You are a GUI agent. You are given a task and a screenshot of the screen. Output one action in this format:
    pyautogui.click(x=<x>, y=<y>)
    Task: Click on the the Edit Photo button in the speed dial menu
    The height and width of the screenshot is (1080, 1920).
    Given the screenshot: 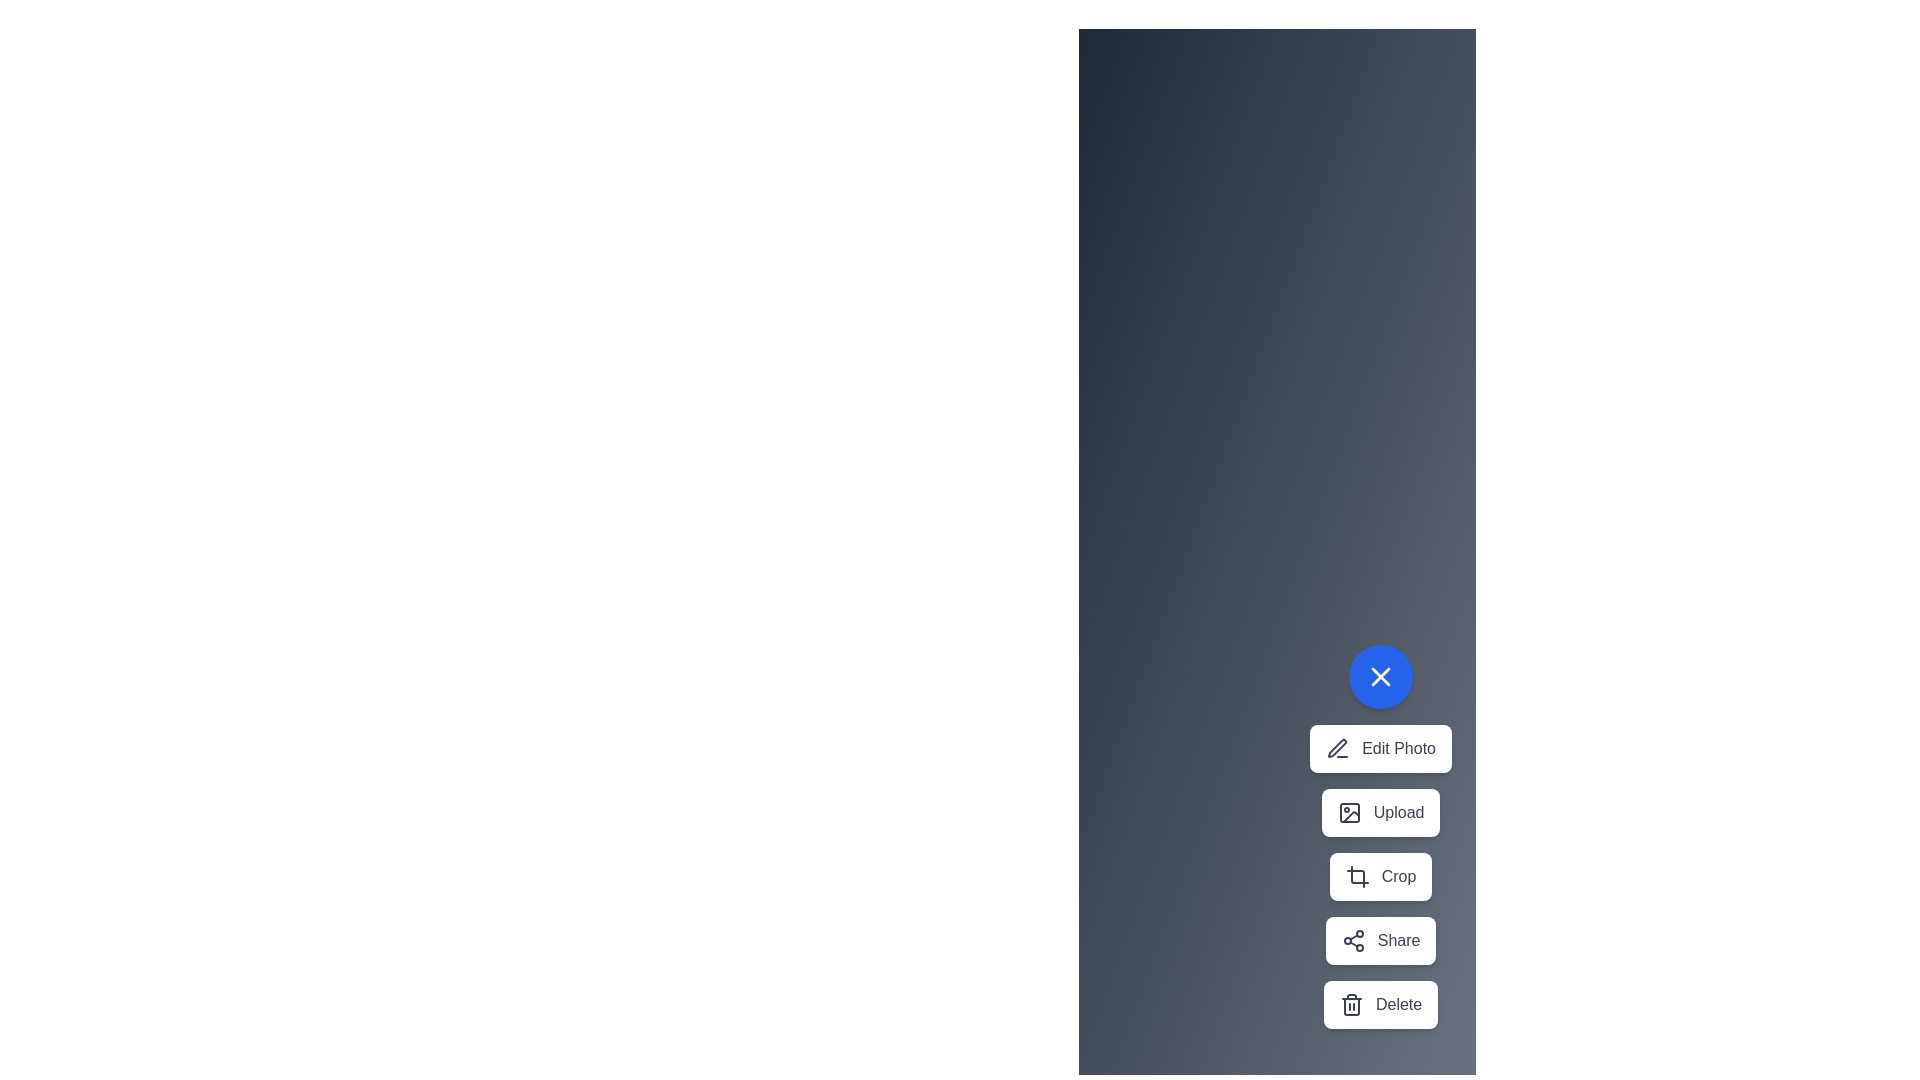 What is the action you would take?
    pyautogui.click(x=1380, y=748)
    